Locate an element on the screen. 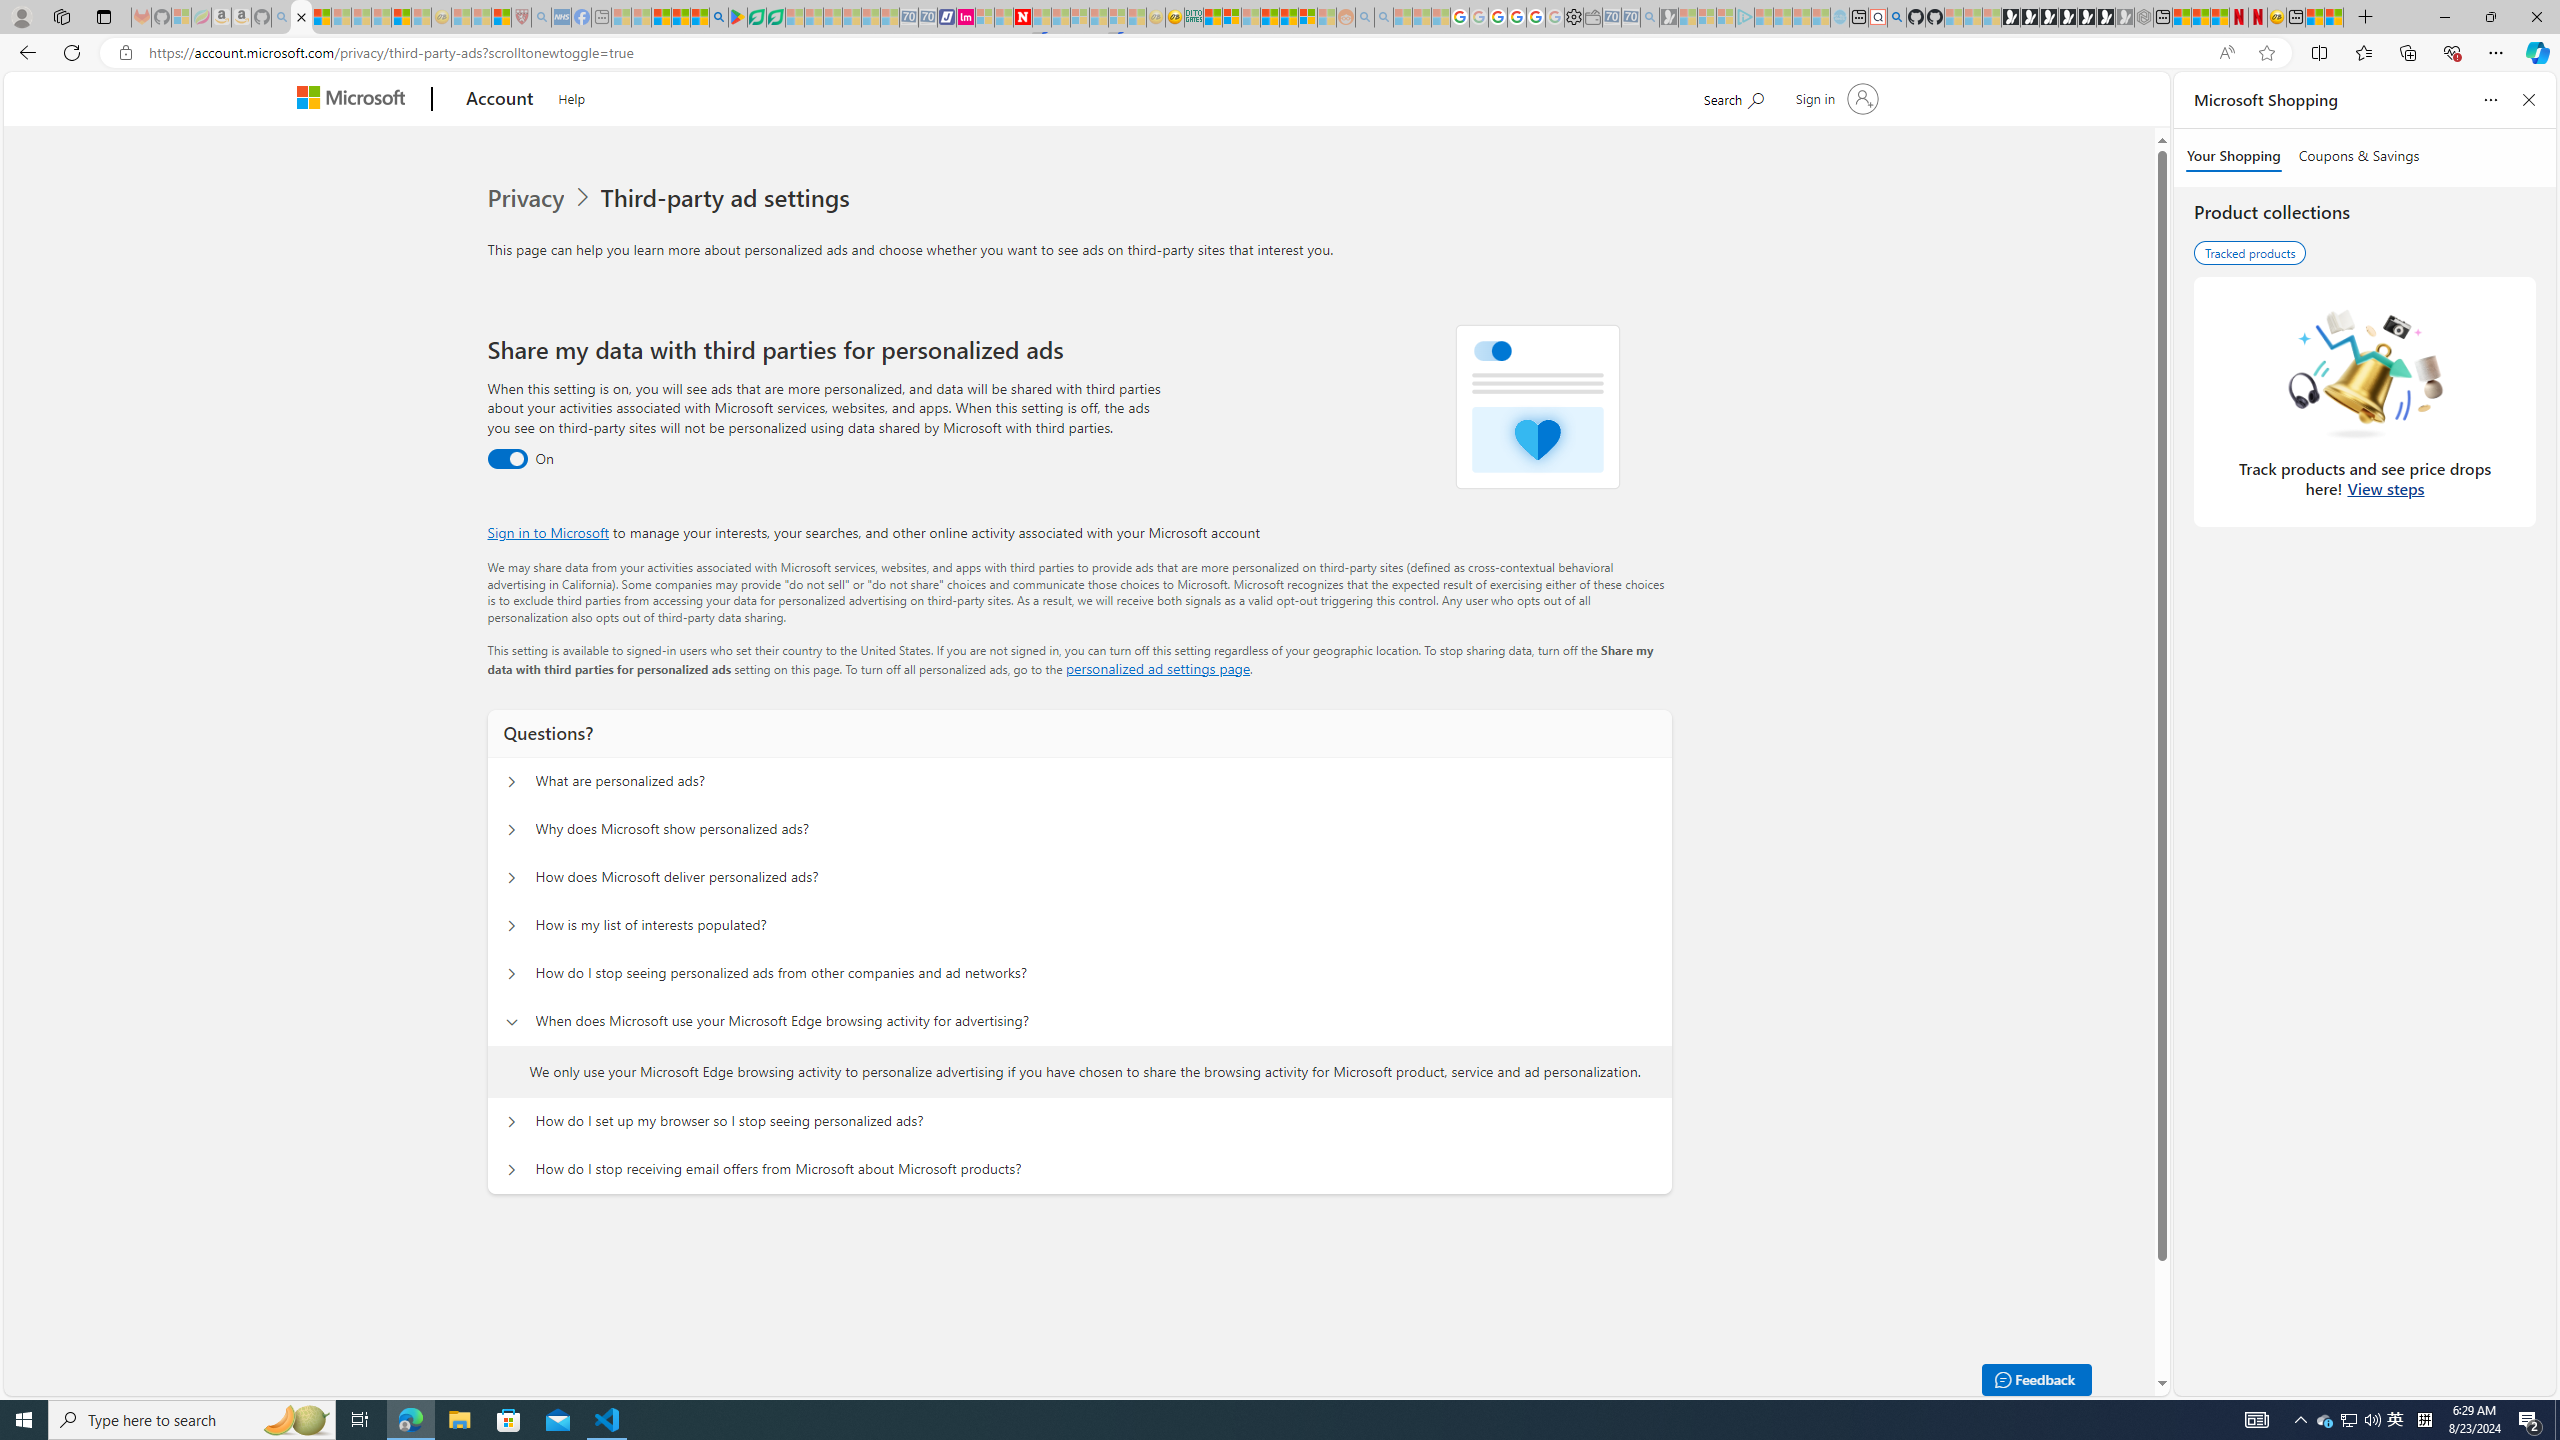  'github - Search' is located at coordinates (1895, 16).